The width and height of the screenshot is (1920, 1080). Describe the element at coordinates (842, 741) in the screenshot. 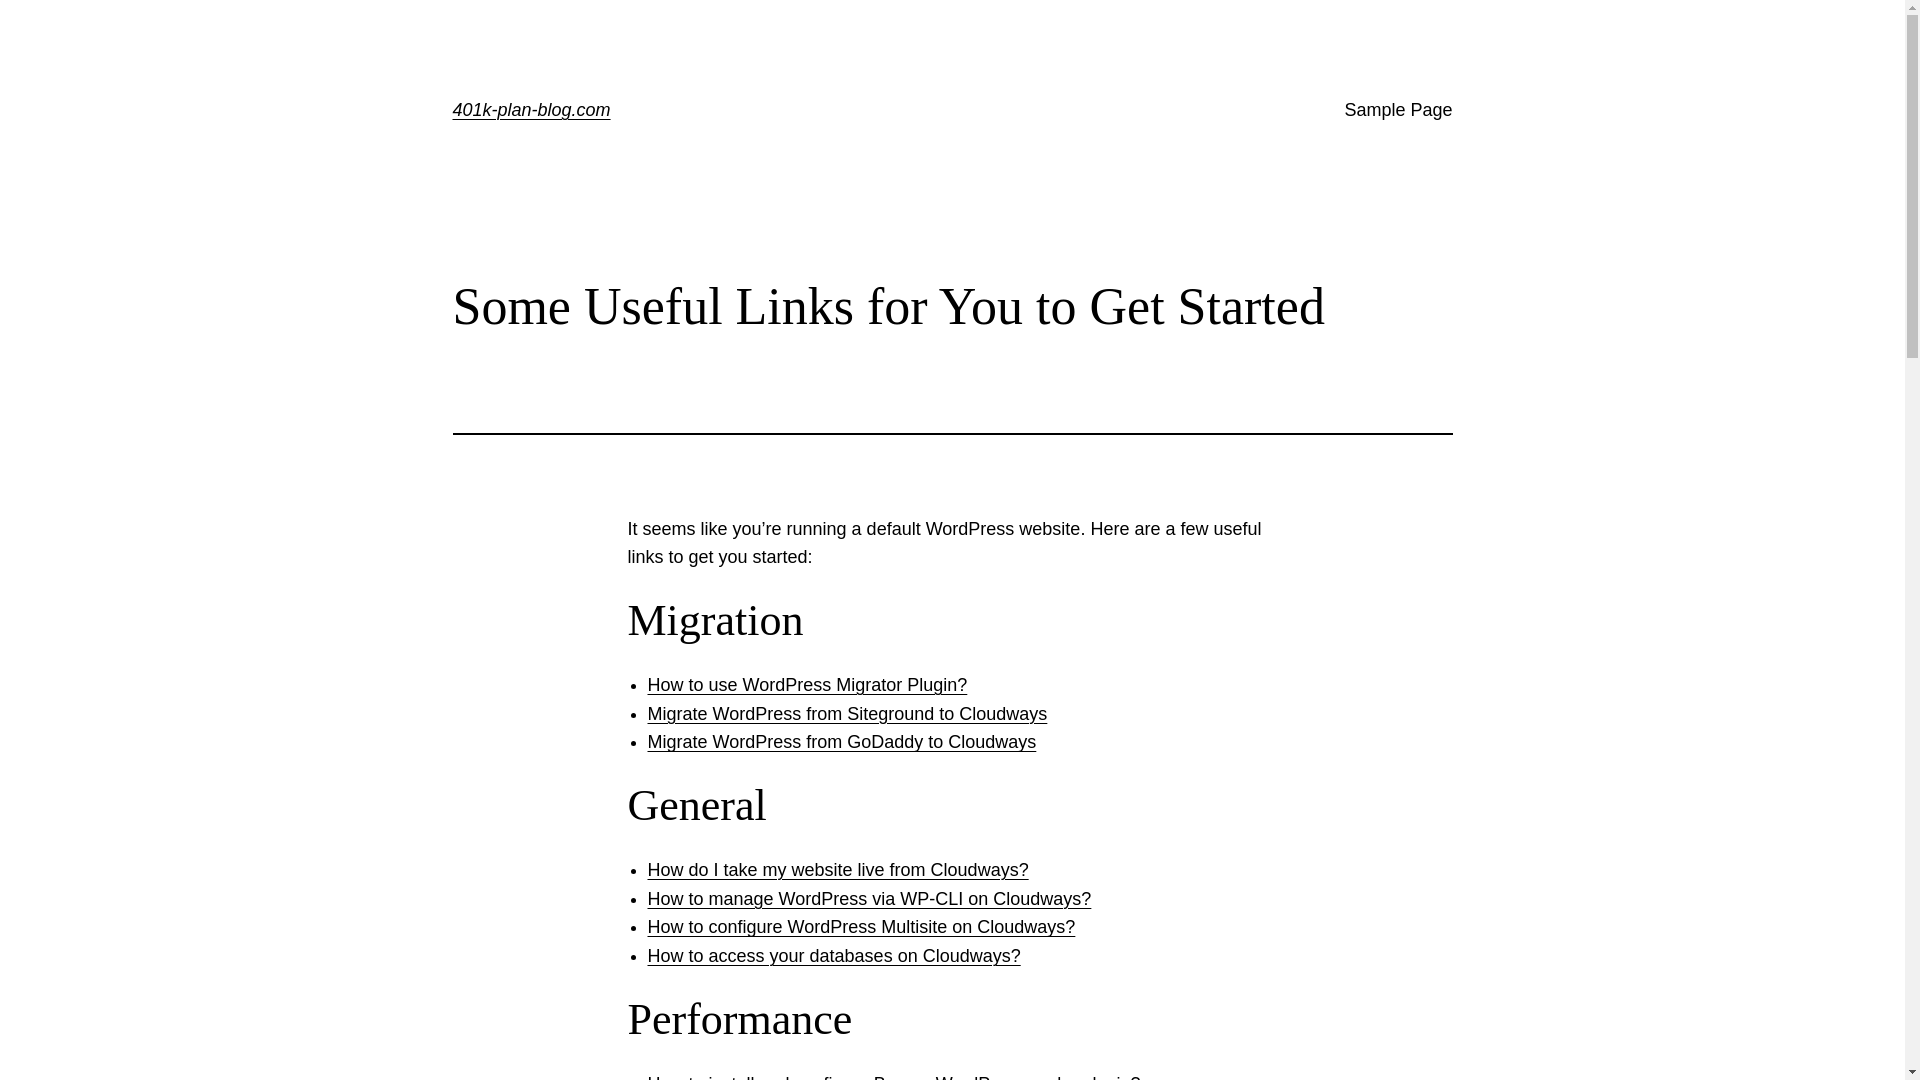

I see `'Migrate WordPress from GoDaddy to Cloudways'` at that location.